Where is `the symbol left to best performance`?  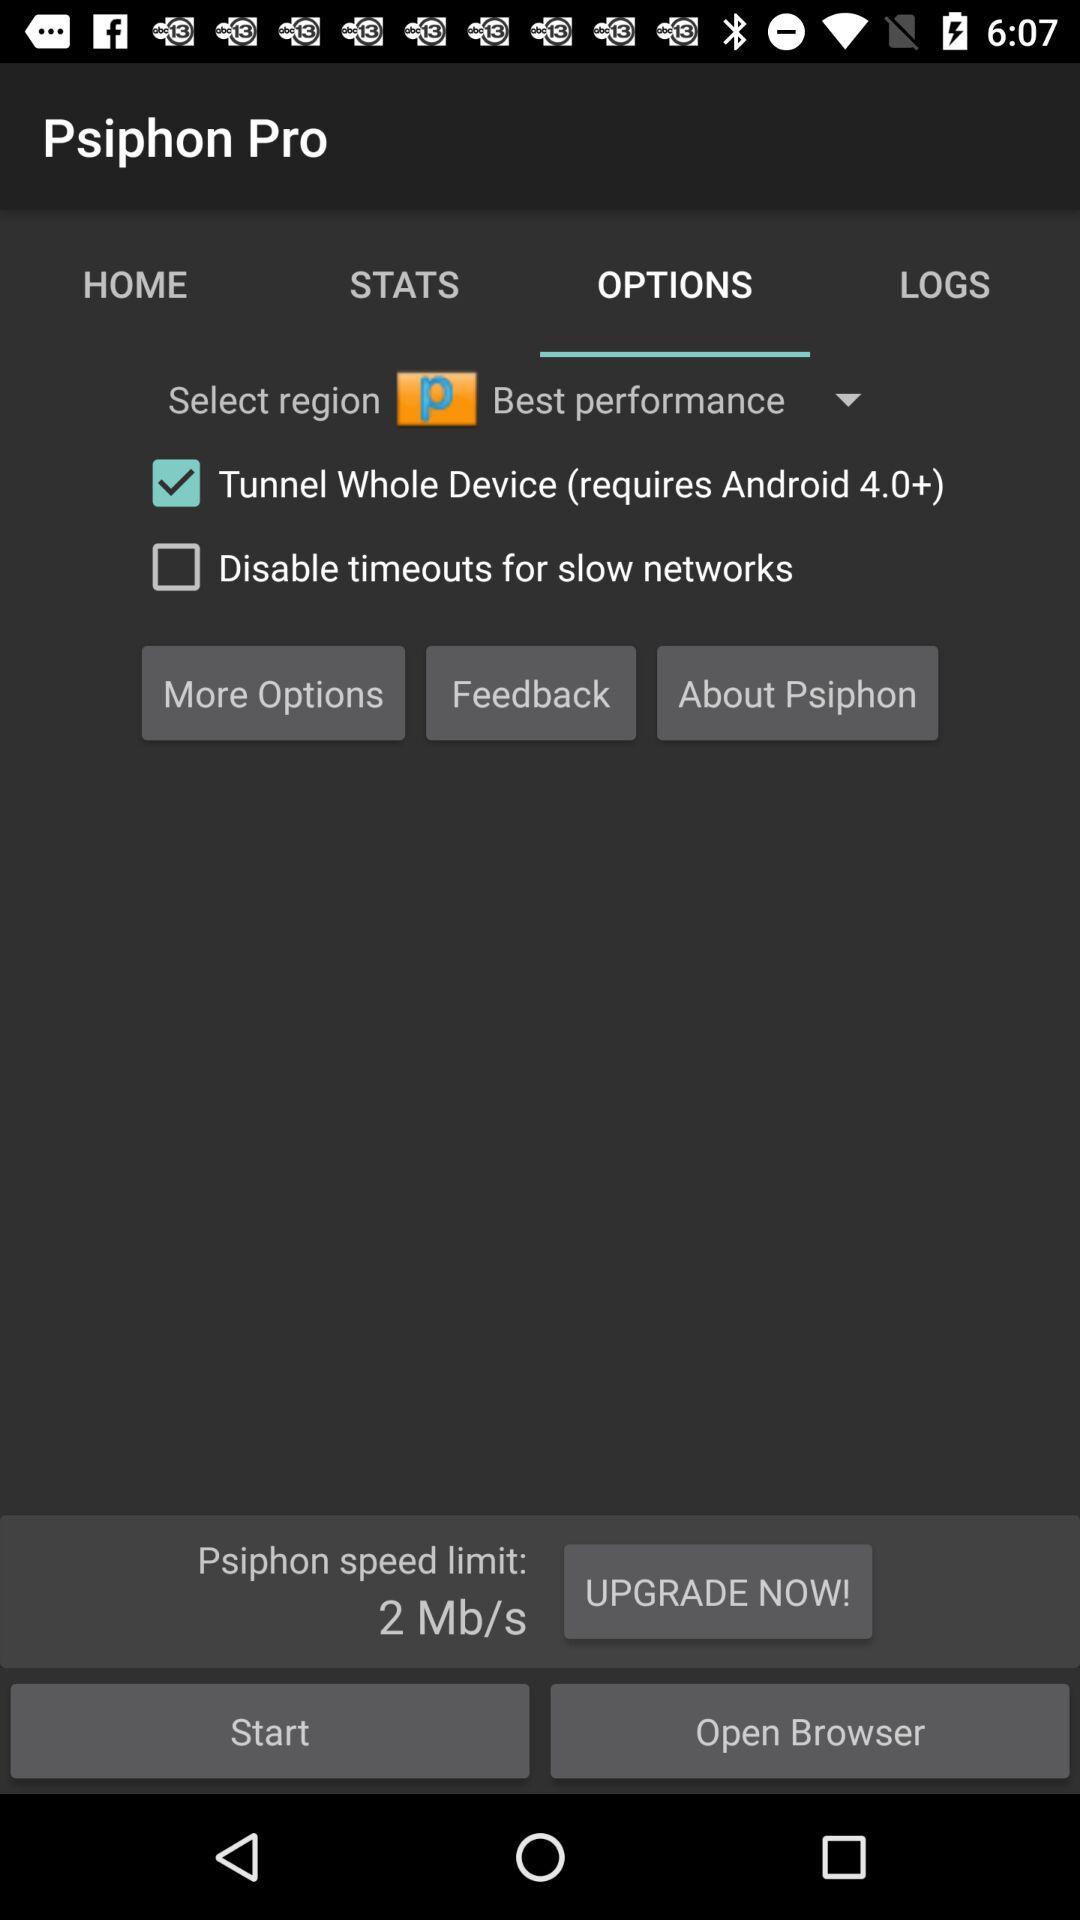 the symbol left to best performance is located at coordinates (435, 398).